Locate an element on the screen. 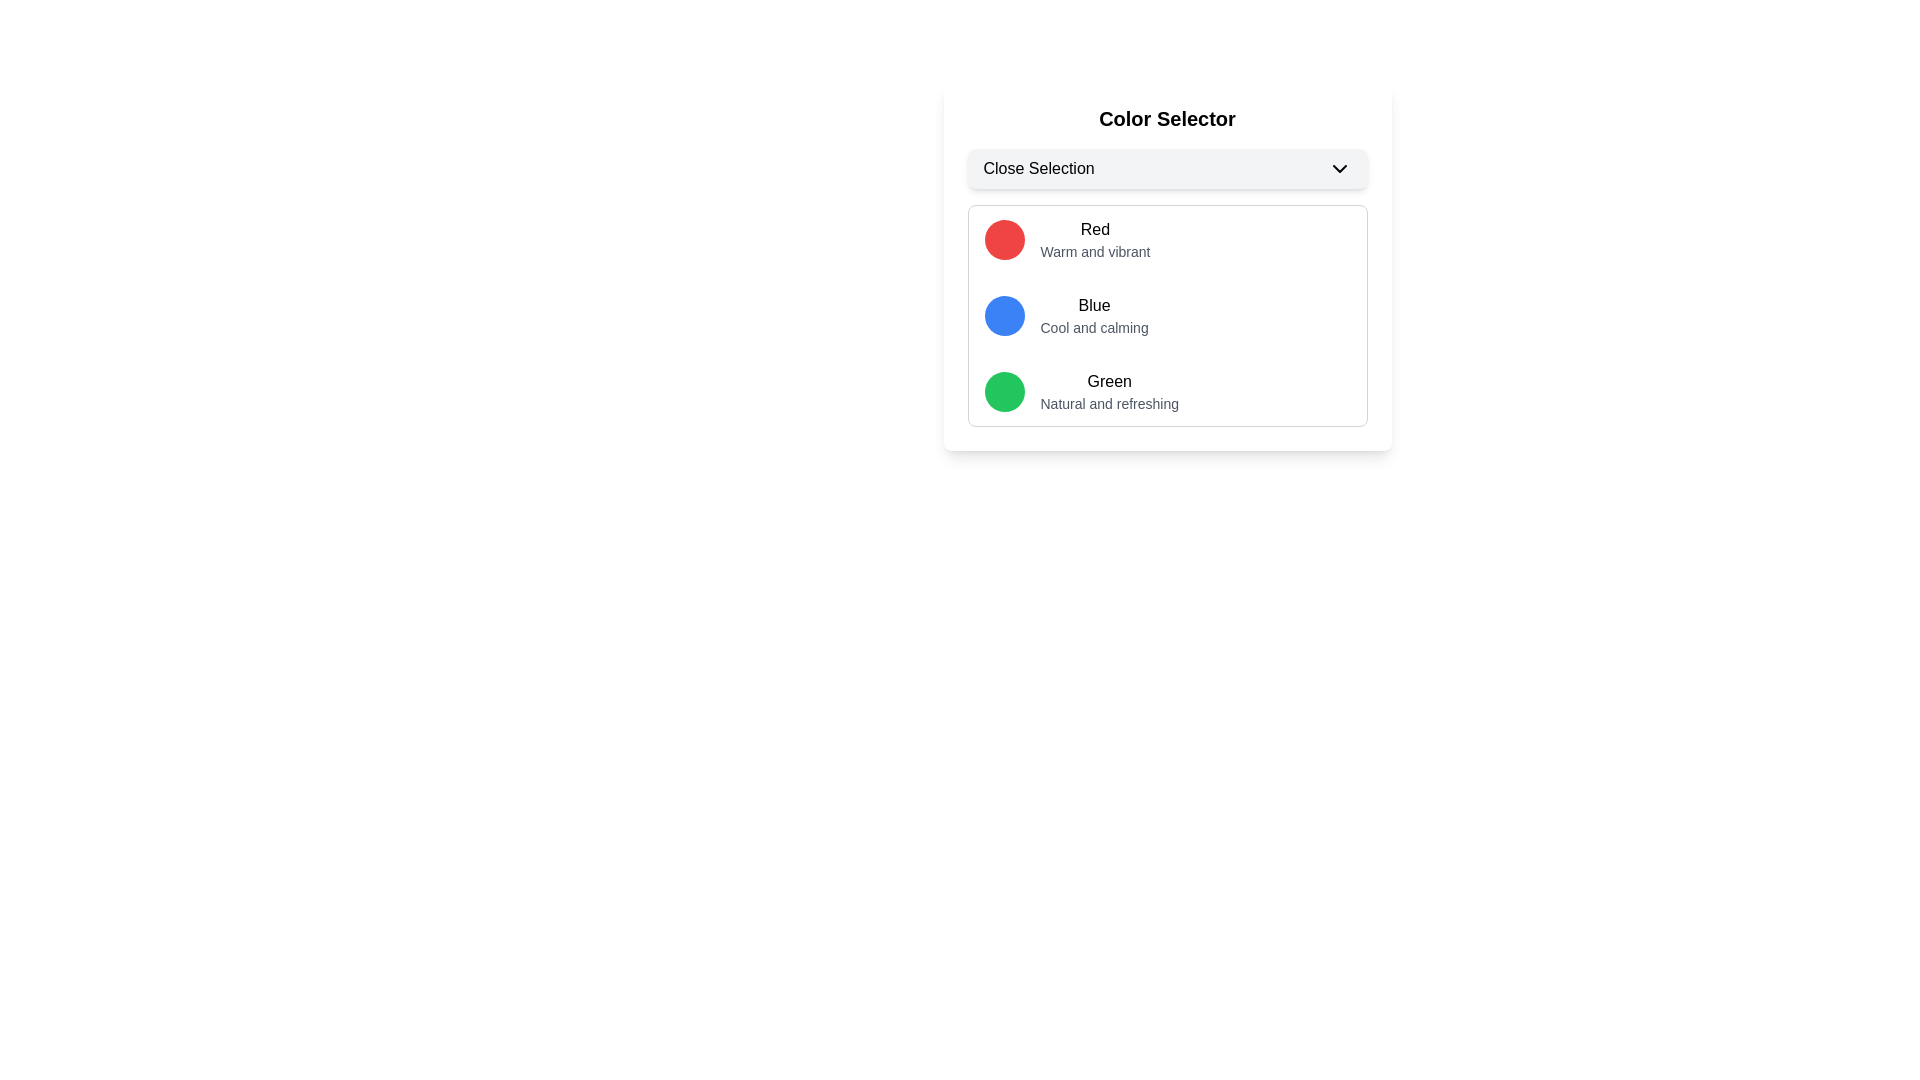 Image resolution: width=1920 pixels, height=1080 pixels. text label and description for the 'Blue' color option, which is located in the second row of the Color Selector section, to the right of the circular blue indicator is located at coordinates (1093, 315).